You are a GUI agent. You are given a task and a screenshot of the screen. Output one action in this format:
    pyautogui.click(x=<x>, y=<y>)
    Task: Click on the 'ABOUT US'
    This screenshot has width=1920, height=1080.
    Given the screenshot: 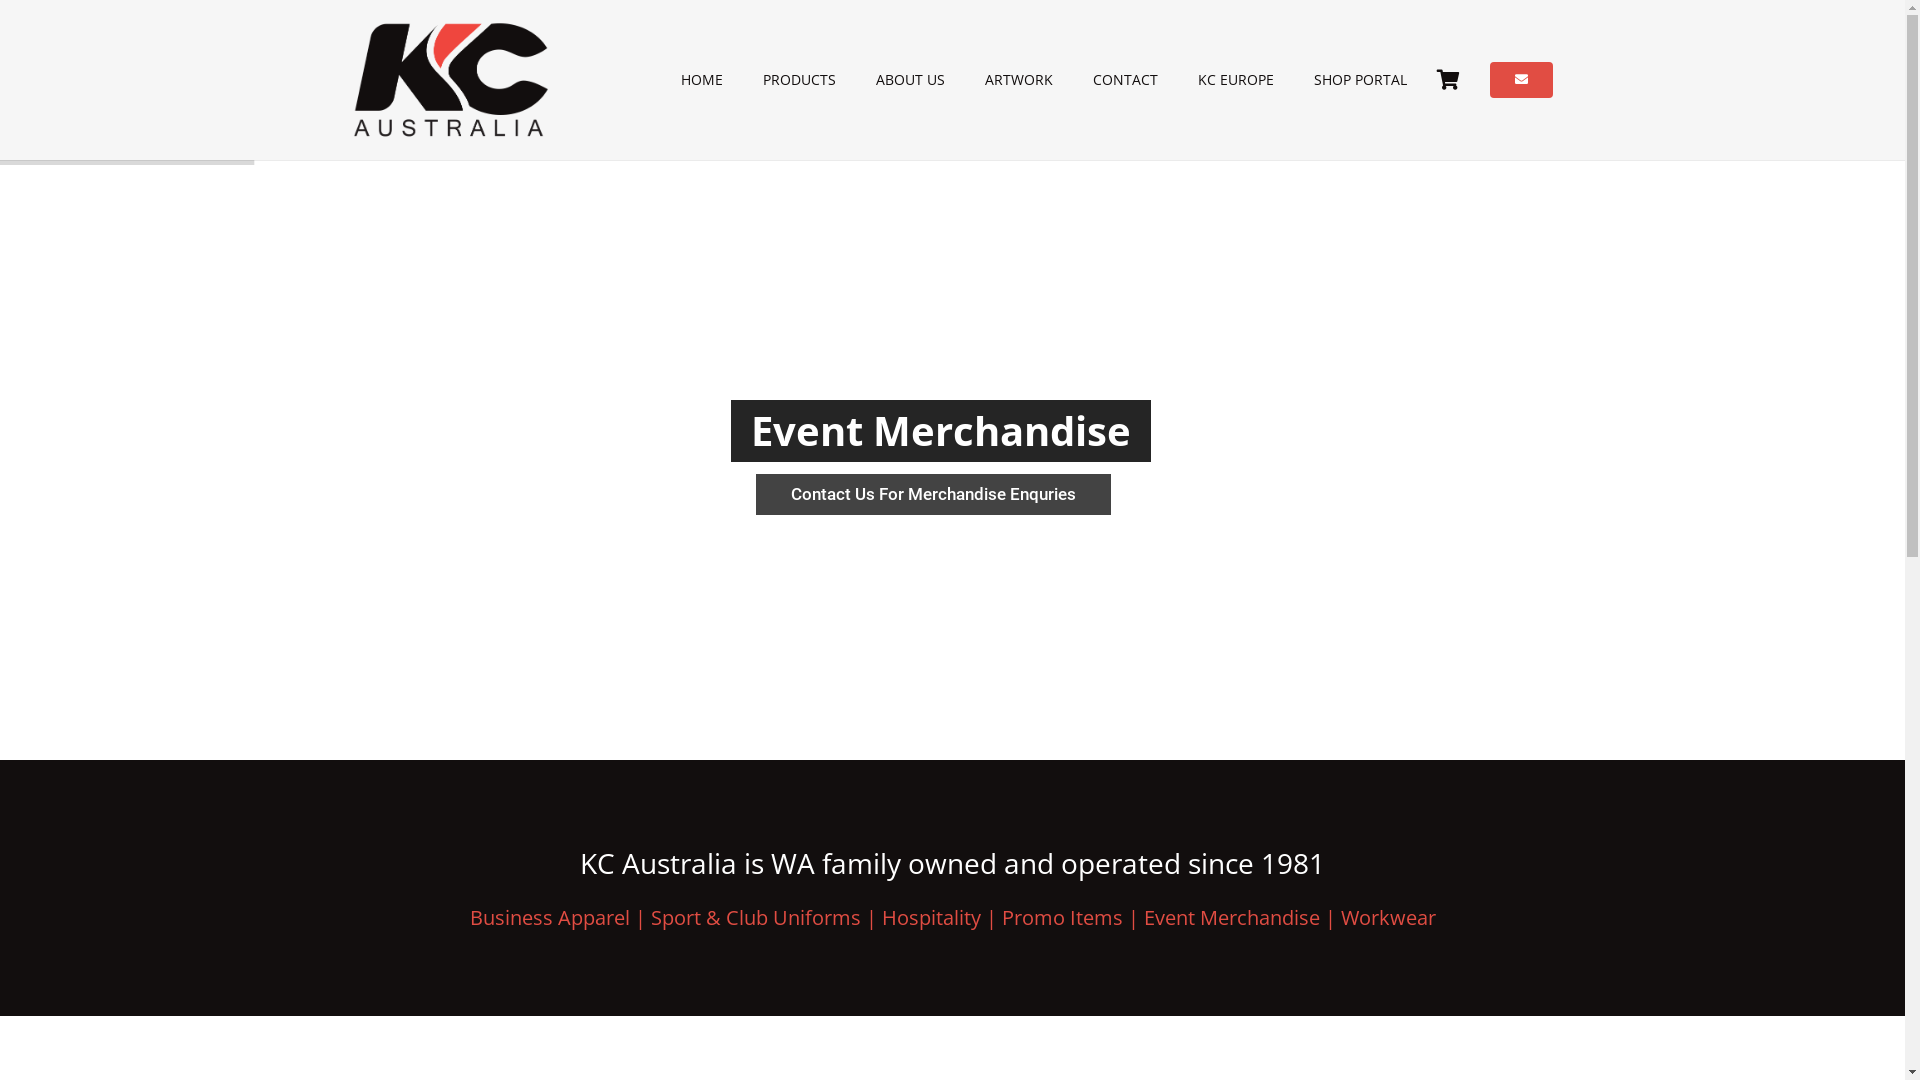 What is the action you would take?
    pyautogui.click(x=909, y=79)
    